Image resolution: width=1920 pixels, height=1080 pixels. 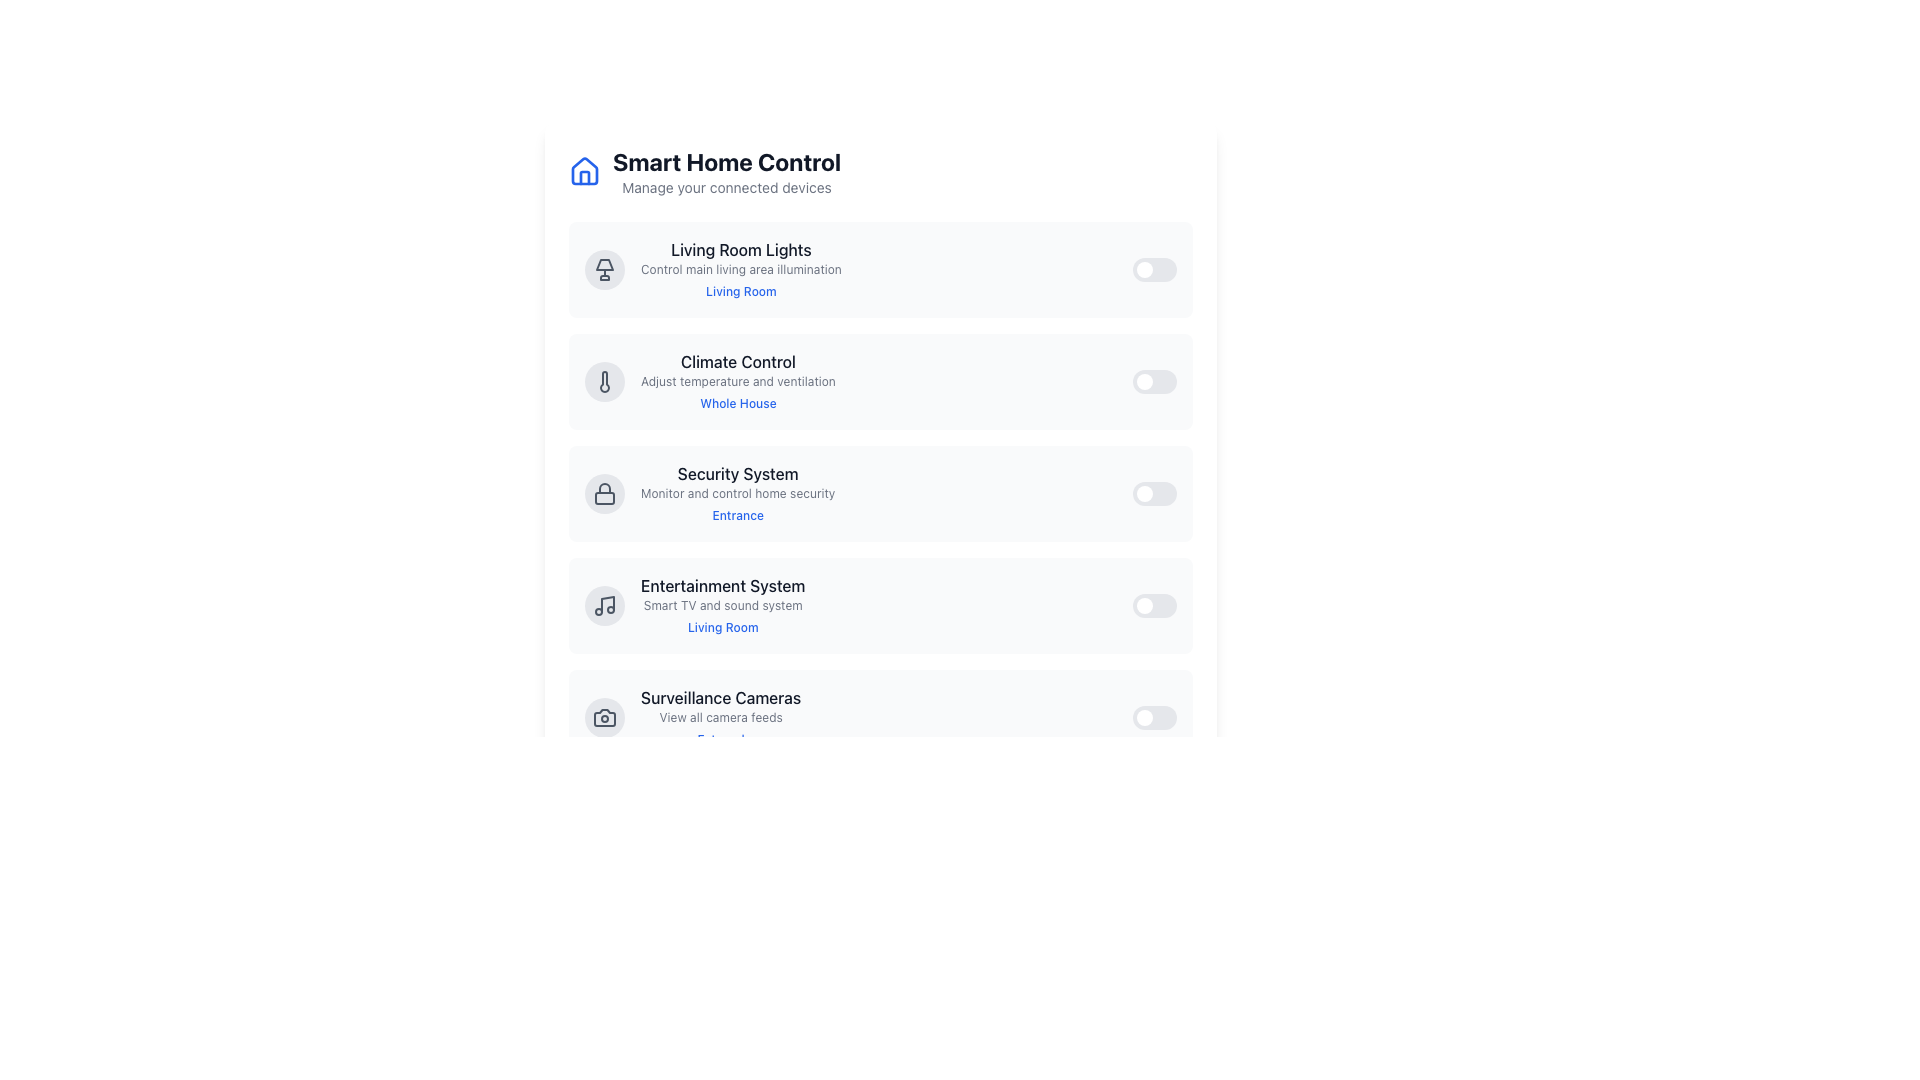 I want to click on the 'Climate Control' icon, which is located on the left side of the 'Climate Control' section, directly to the left of the associated text, so click(x=603, y=381).